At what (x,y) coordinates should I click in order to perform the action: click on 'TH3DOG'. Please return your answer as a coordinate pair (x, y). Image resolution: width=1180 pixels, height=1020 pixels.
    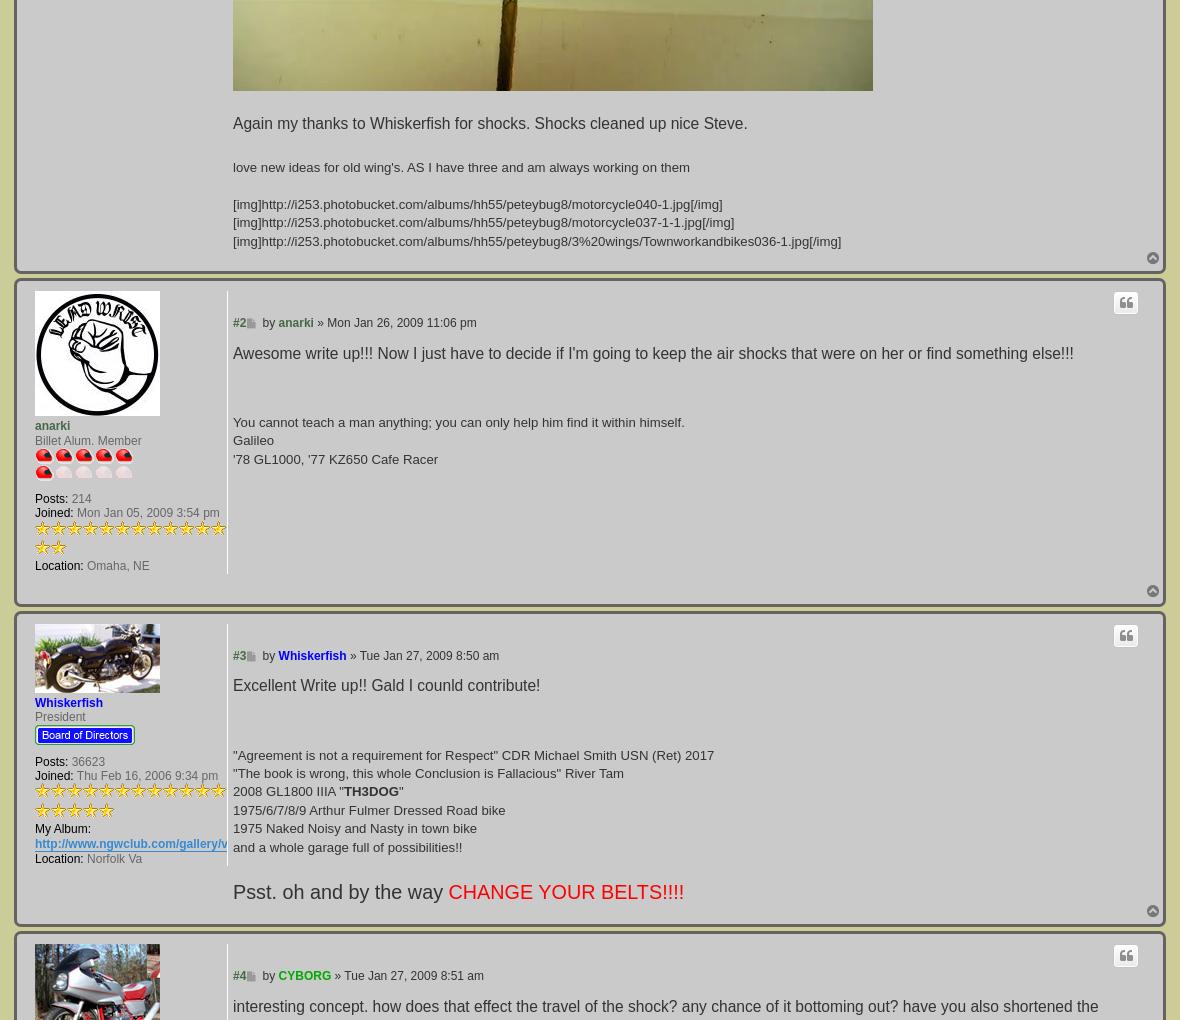
    Looking at the image, I should click on (342, 790).